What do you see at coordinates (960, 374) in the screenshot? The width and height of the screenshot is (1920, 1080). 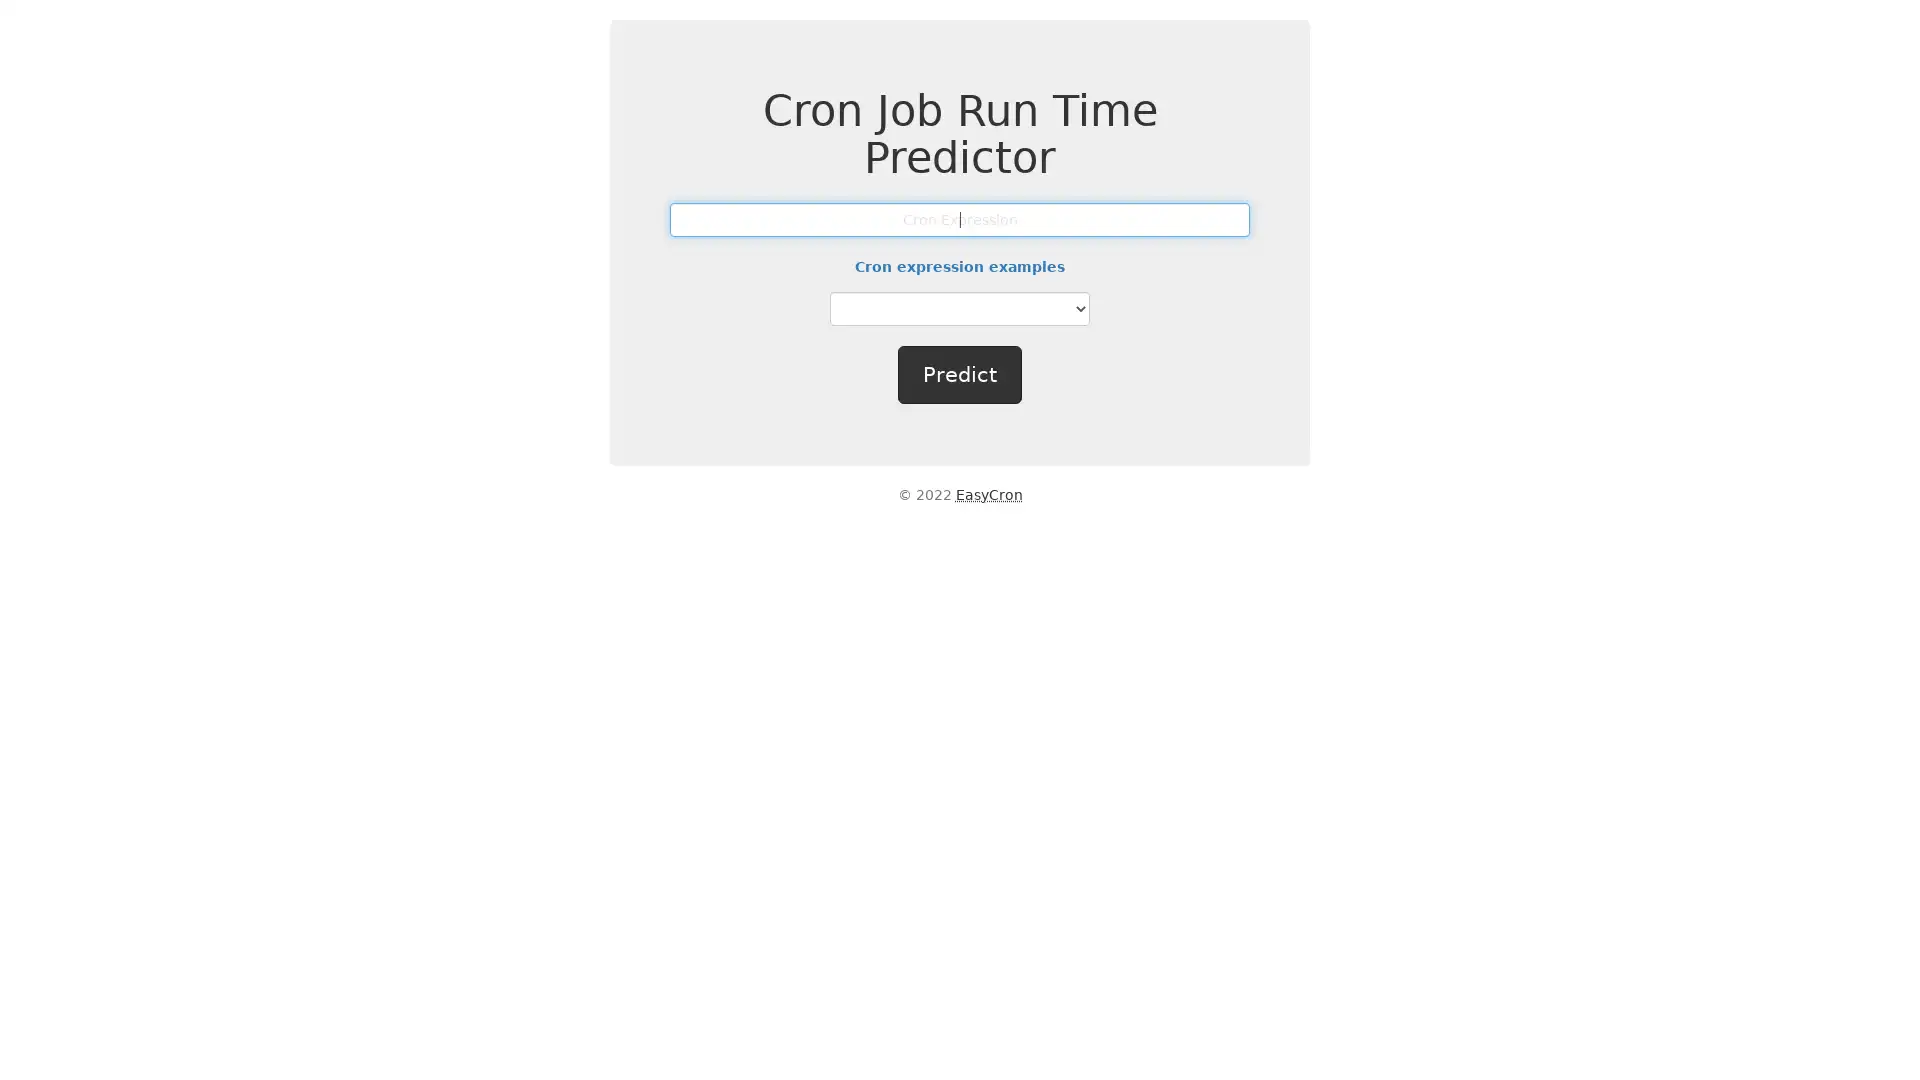 I see `Predict` at bounding box center [960, 374].